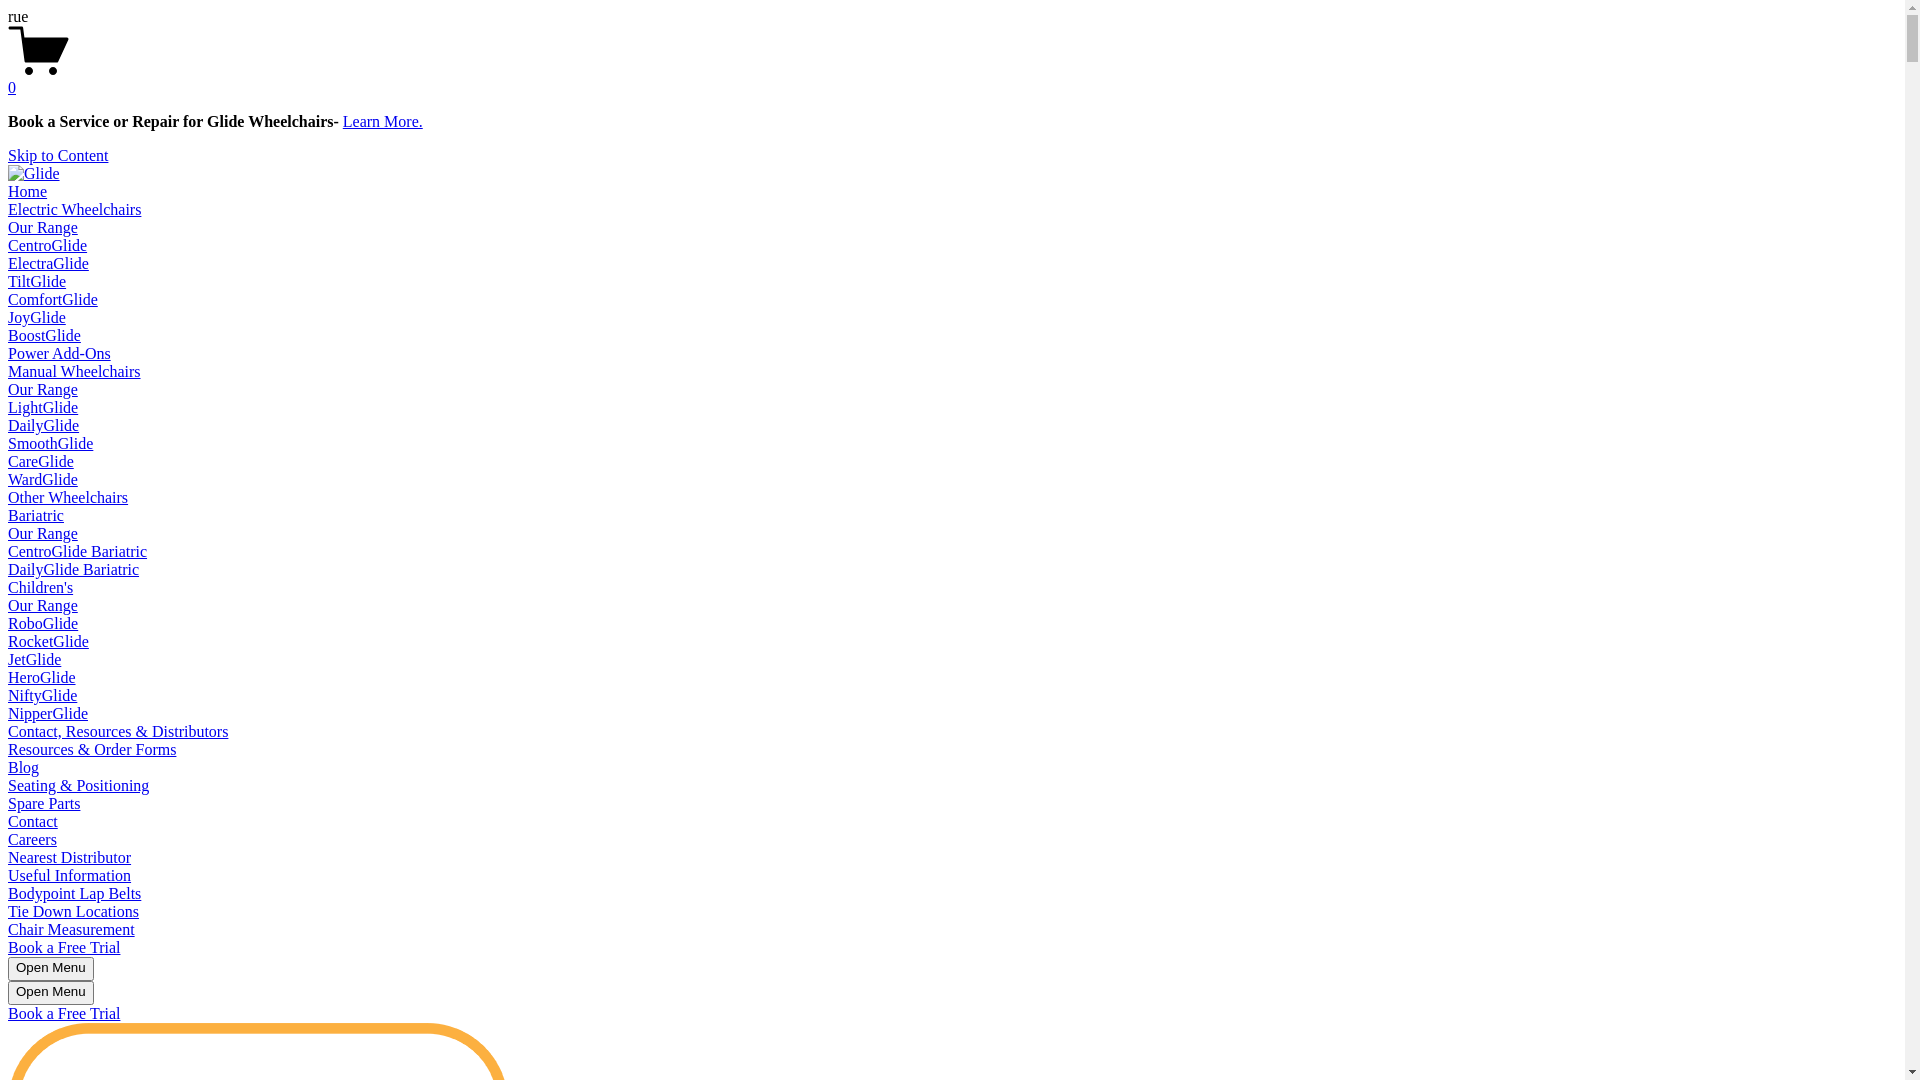 The image size is (1920, 1080). What do you see at coordinates (34, 659) in the screenshot?
I see `'JetGlide'` at bounding box center [34, 659].